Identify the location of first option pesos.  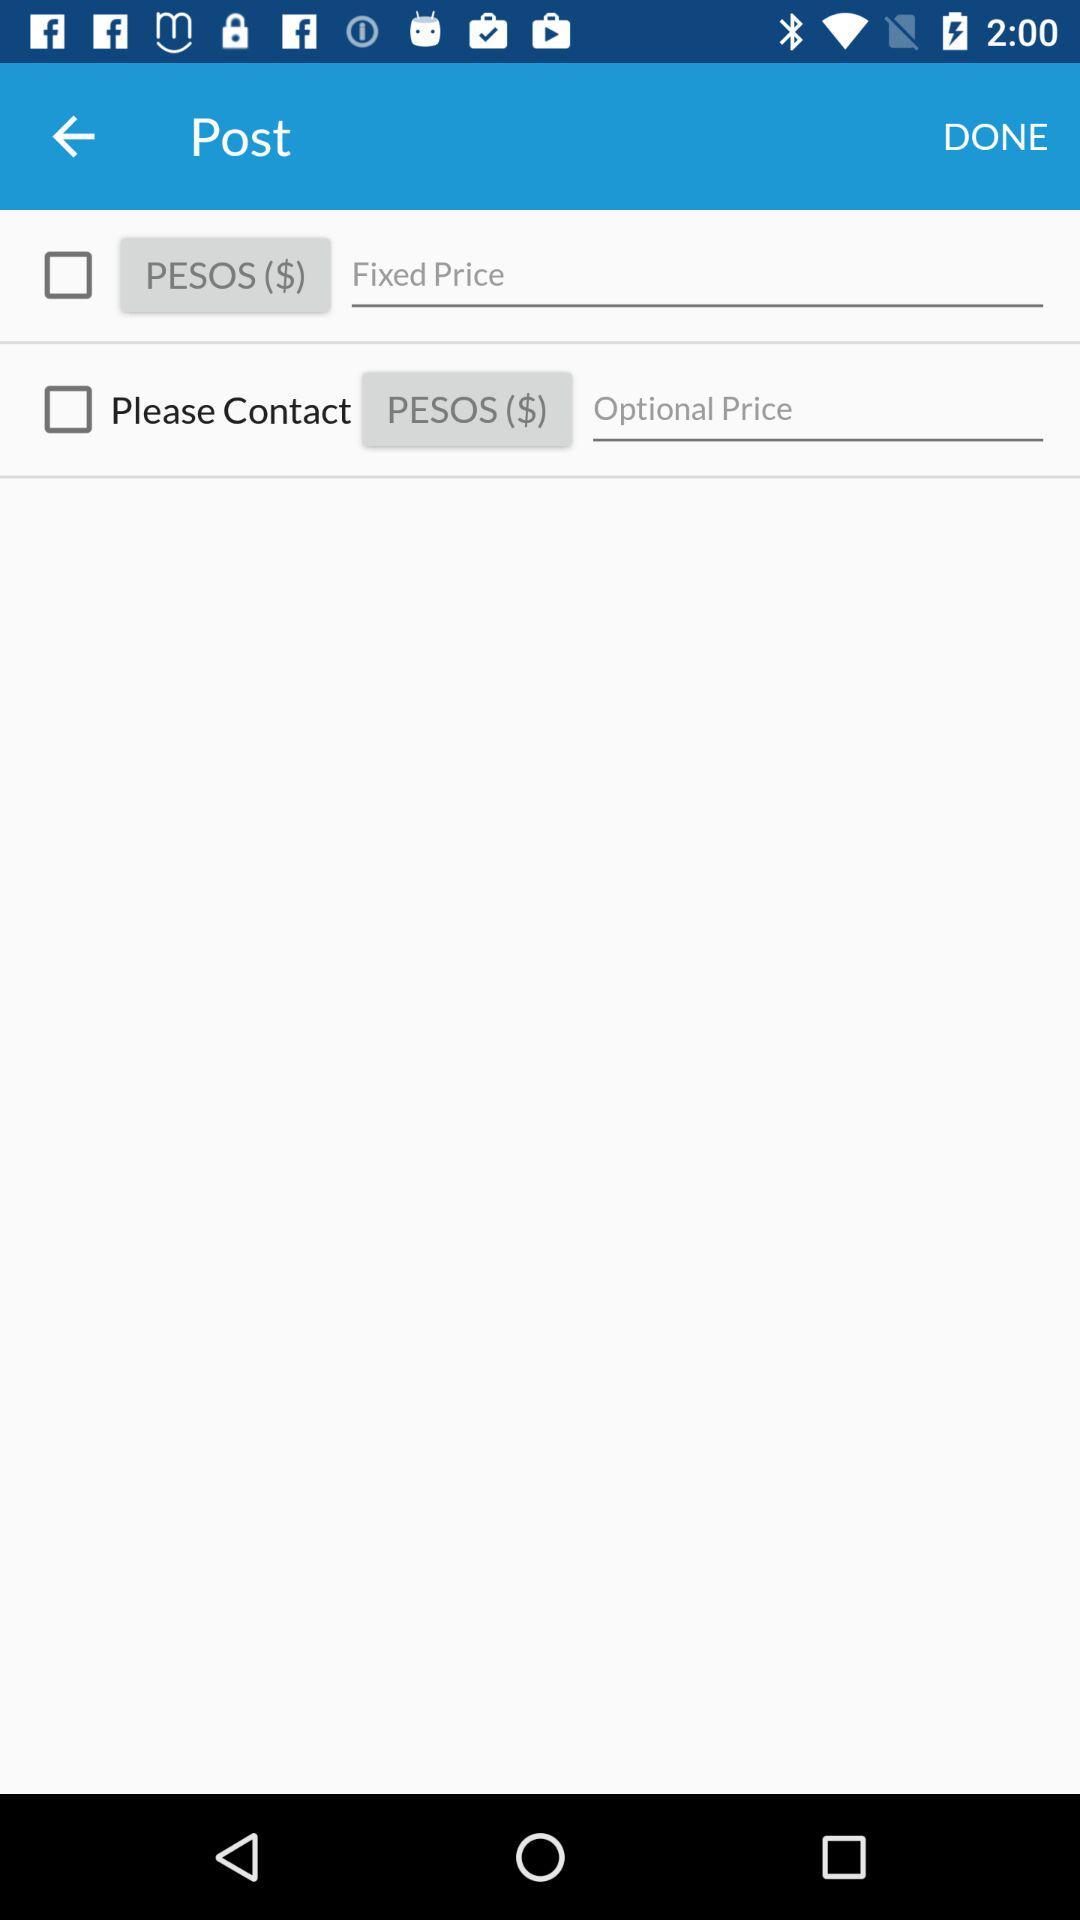
(67, 274).